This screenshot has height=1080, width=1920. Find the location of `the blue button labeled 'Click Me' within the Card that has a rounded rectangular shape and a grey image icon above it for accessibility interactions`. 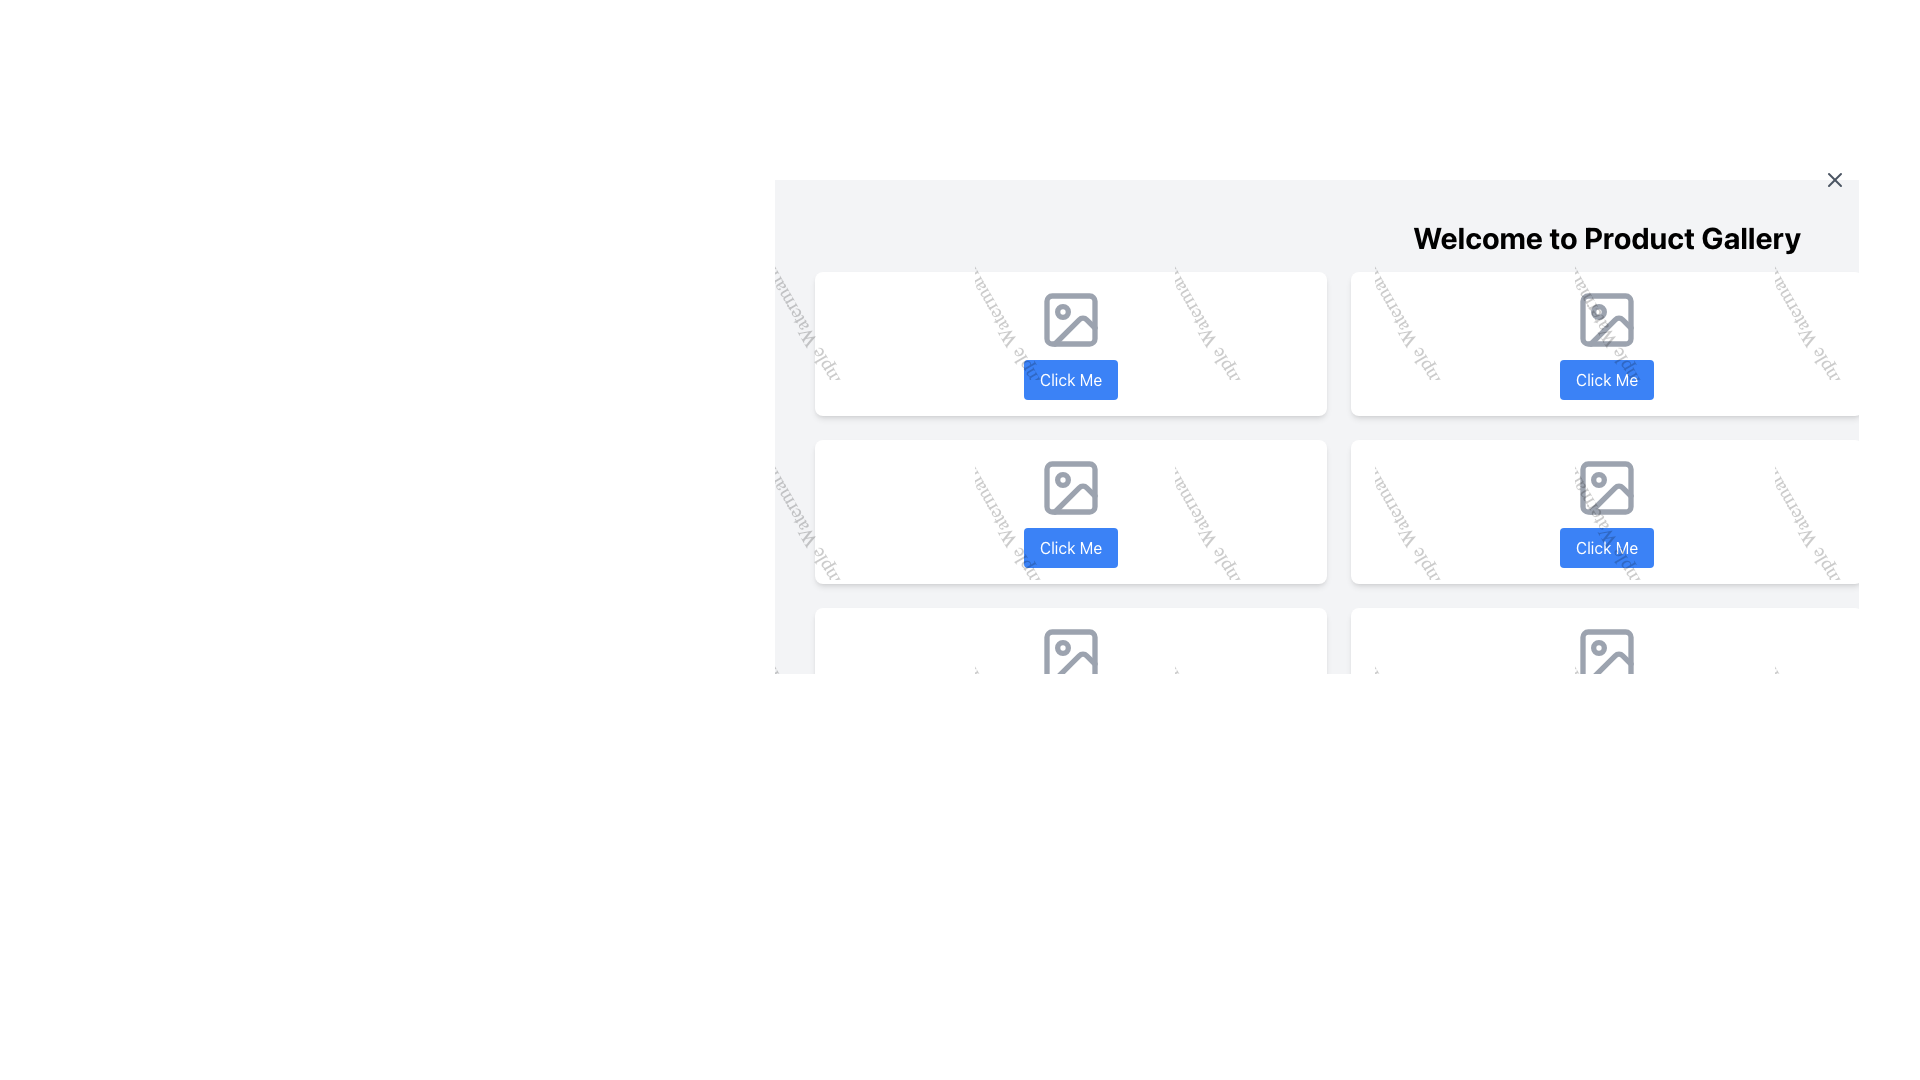

the blue button labeled 'Click Me' within the Card that has a rounded rectangular shape and a grey image icon above it for accessibility interactions is located at coordinates (1069, 342).